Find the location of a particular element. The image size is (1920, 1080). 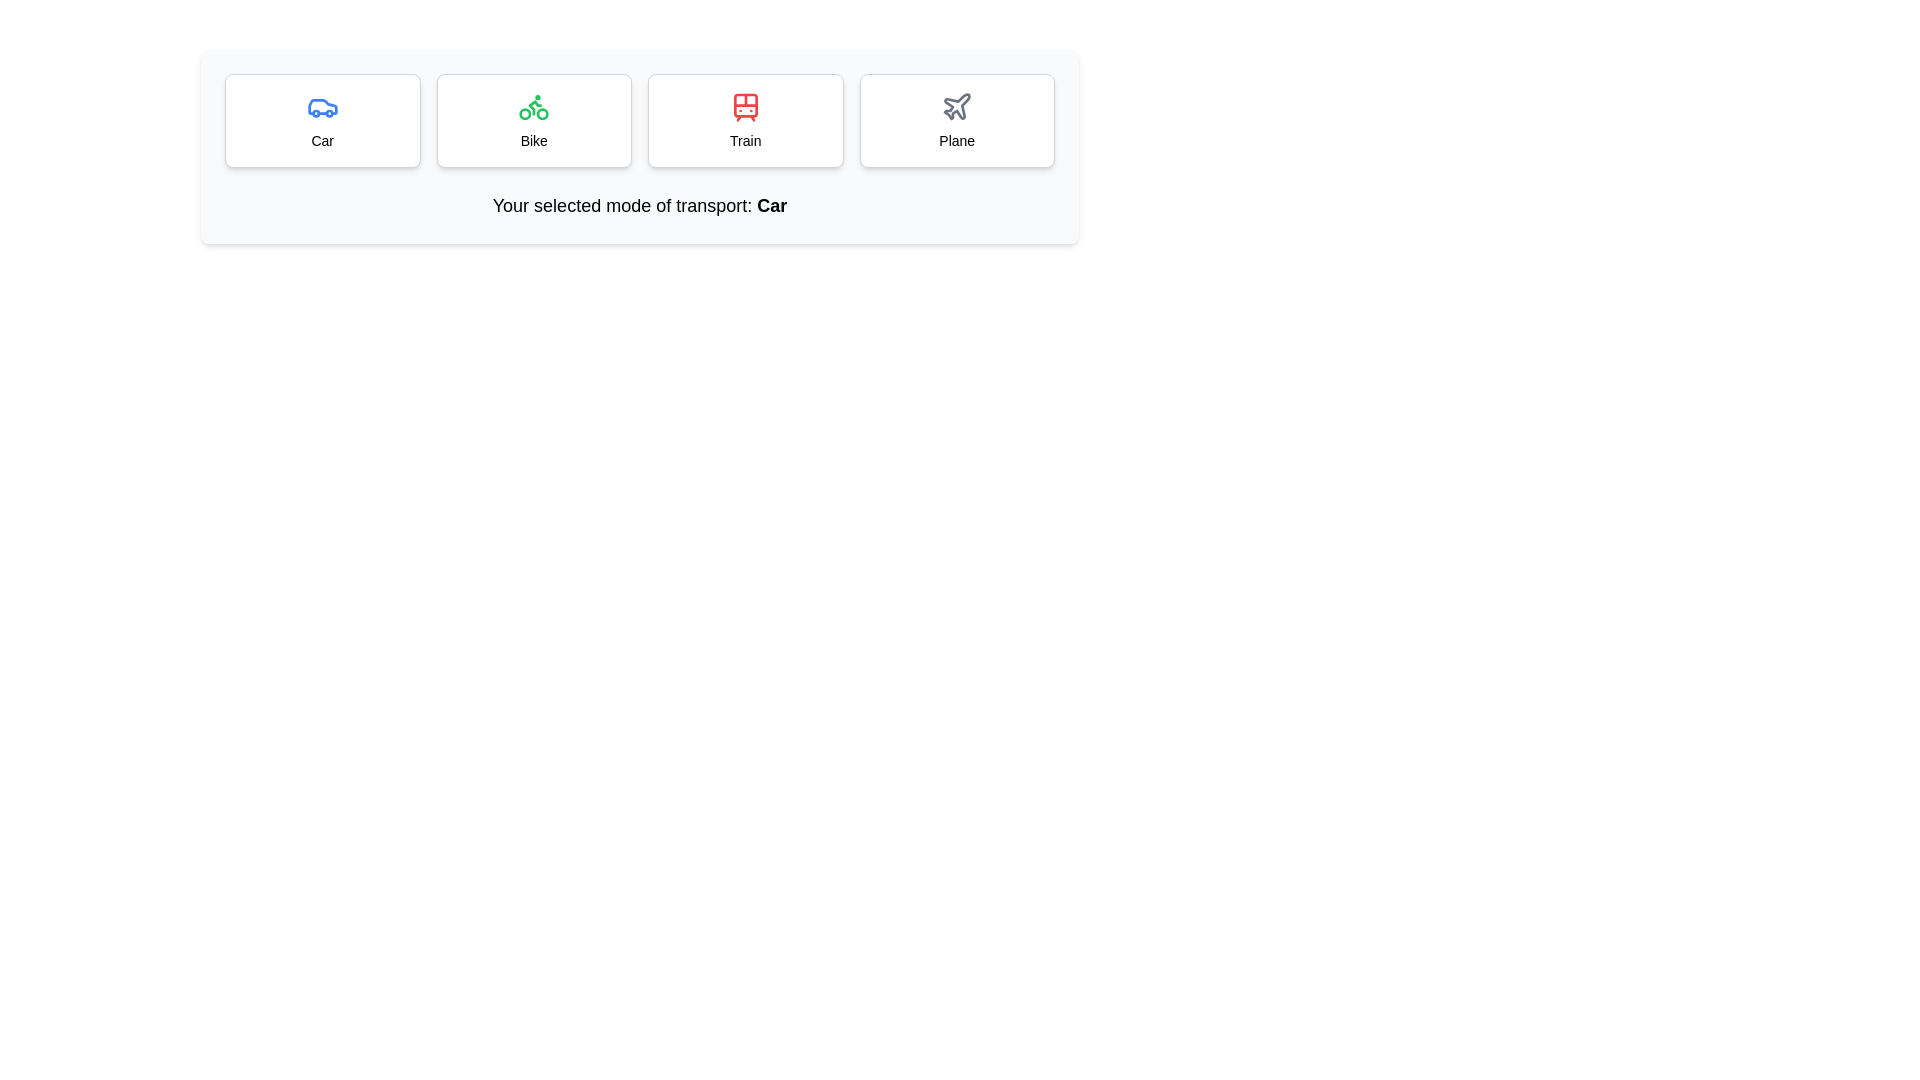

the 'Train' button, which contains the tram icon and is located in the third card from the left in a horizontal layout of four cards is located at coordinates (744, 107).